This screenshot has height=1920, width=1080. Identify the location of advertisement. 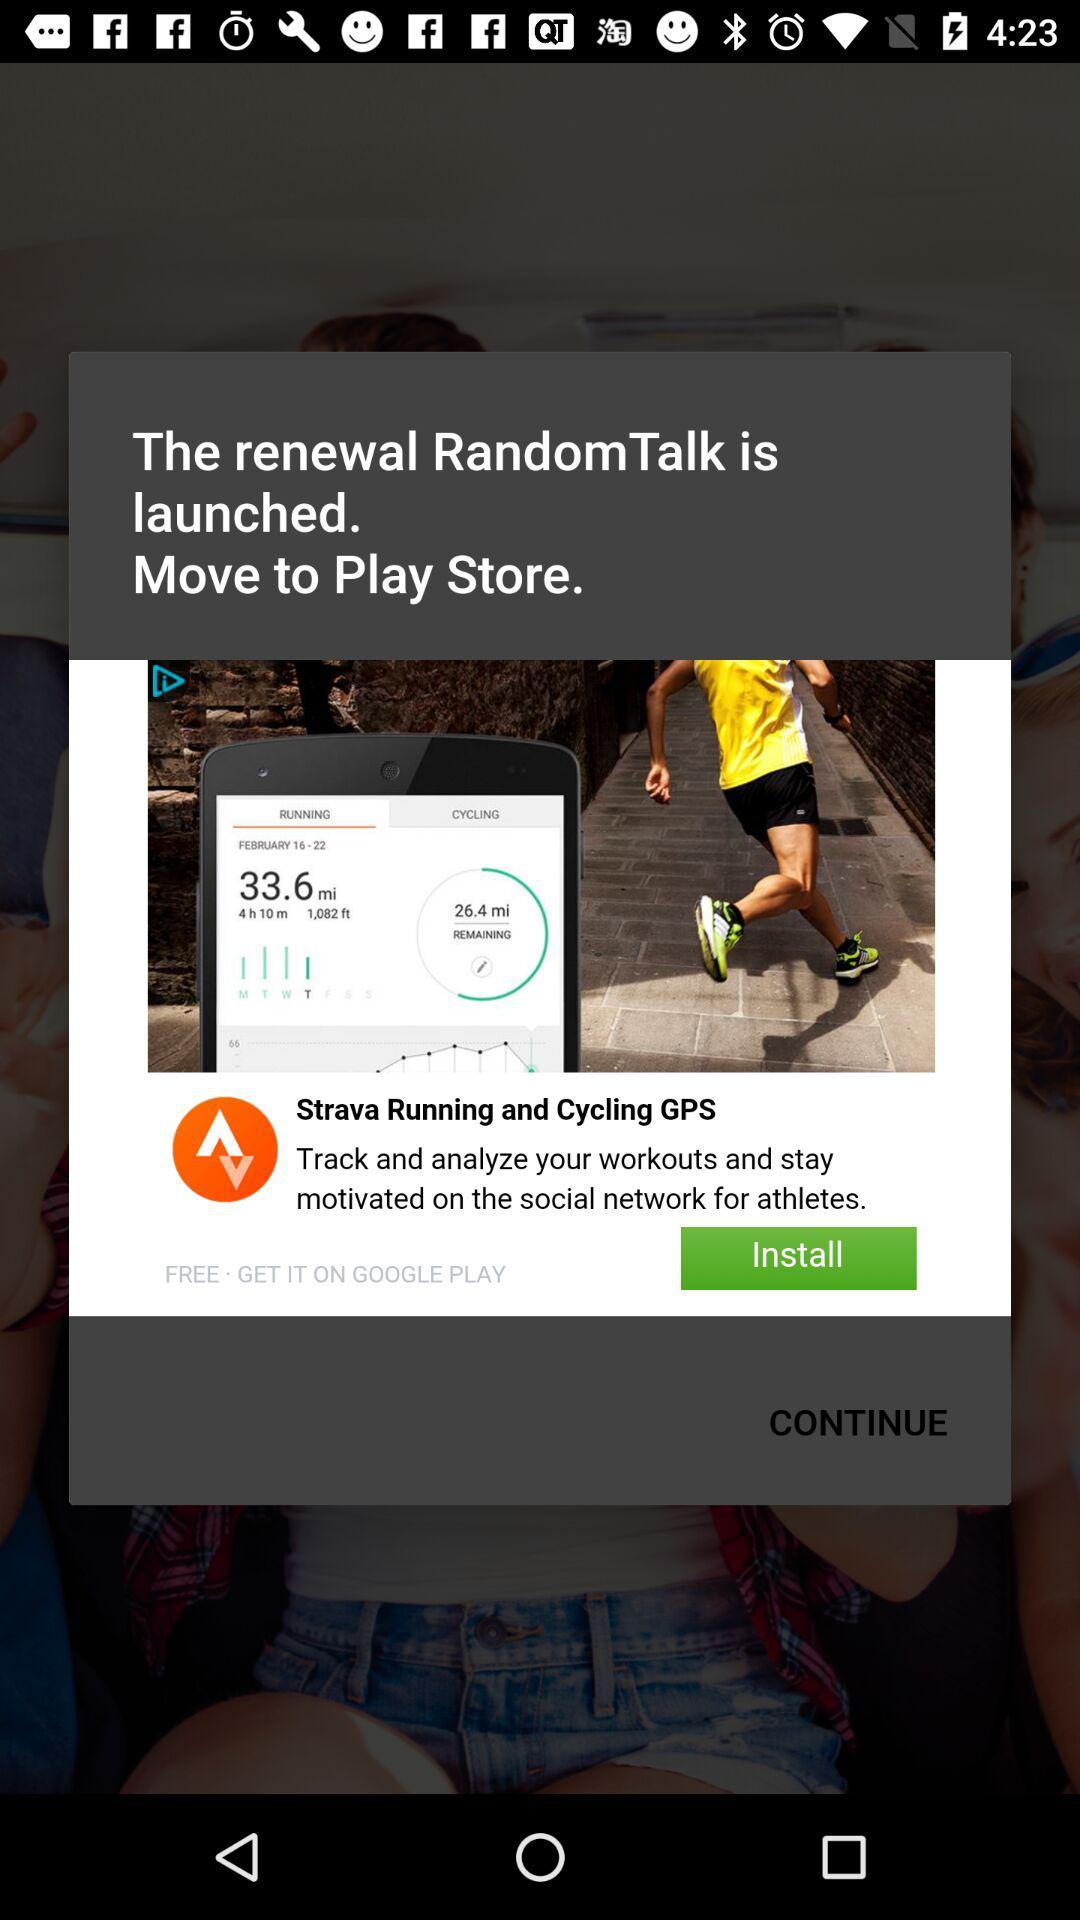
(540, 988).